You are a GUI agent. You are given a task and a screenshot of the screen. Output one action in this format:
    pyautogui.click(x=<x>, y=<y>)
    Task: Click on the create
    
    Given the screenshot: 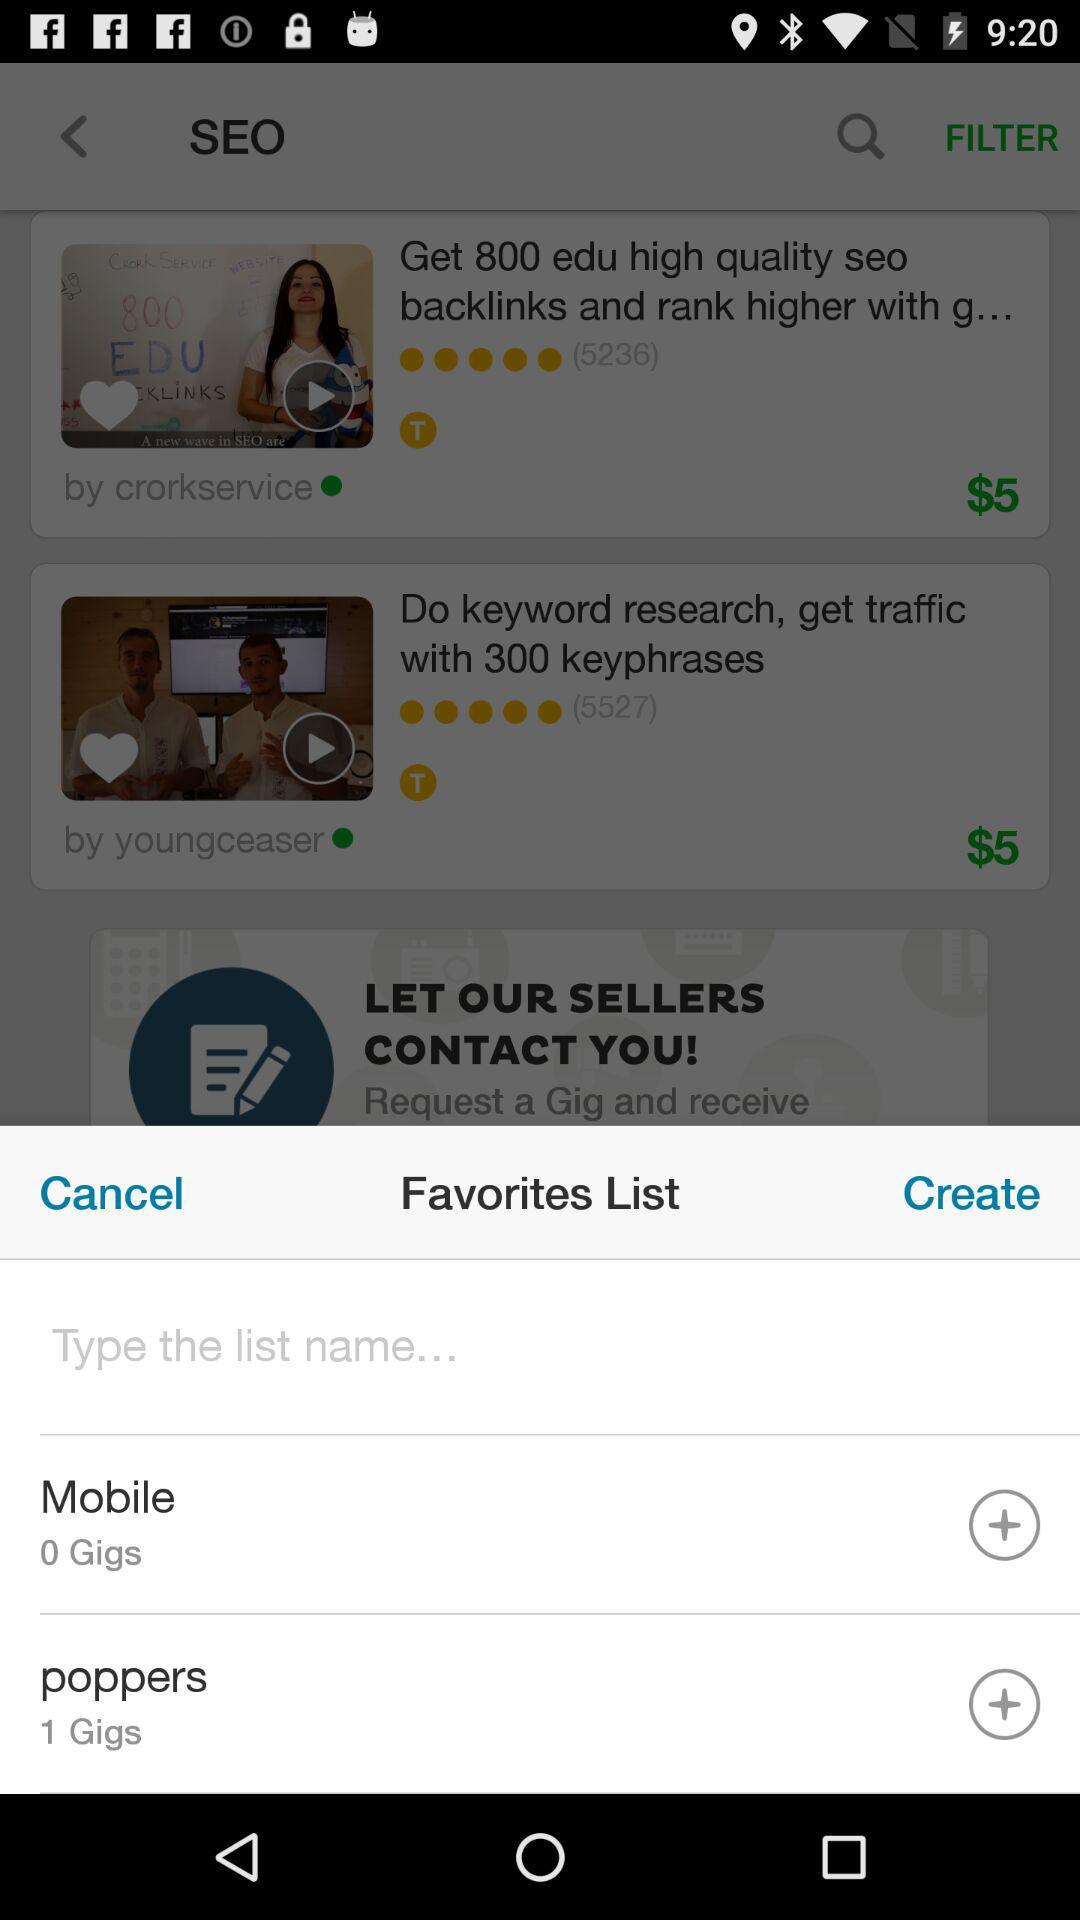 What is the action you would take?
    pyautogui.click(x=970, y=1192)
    